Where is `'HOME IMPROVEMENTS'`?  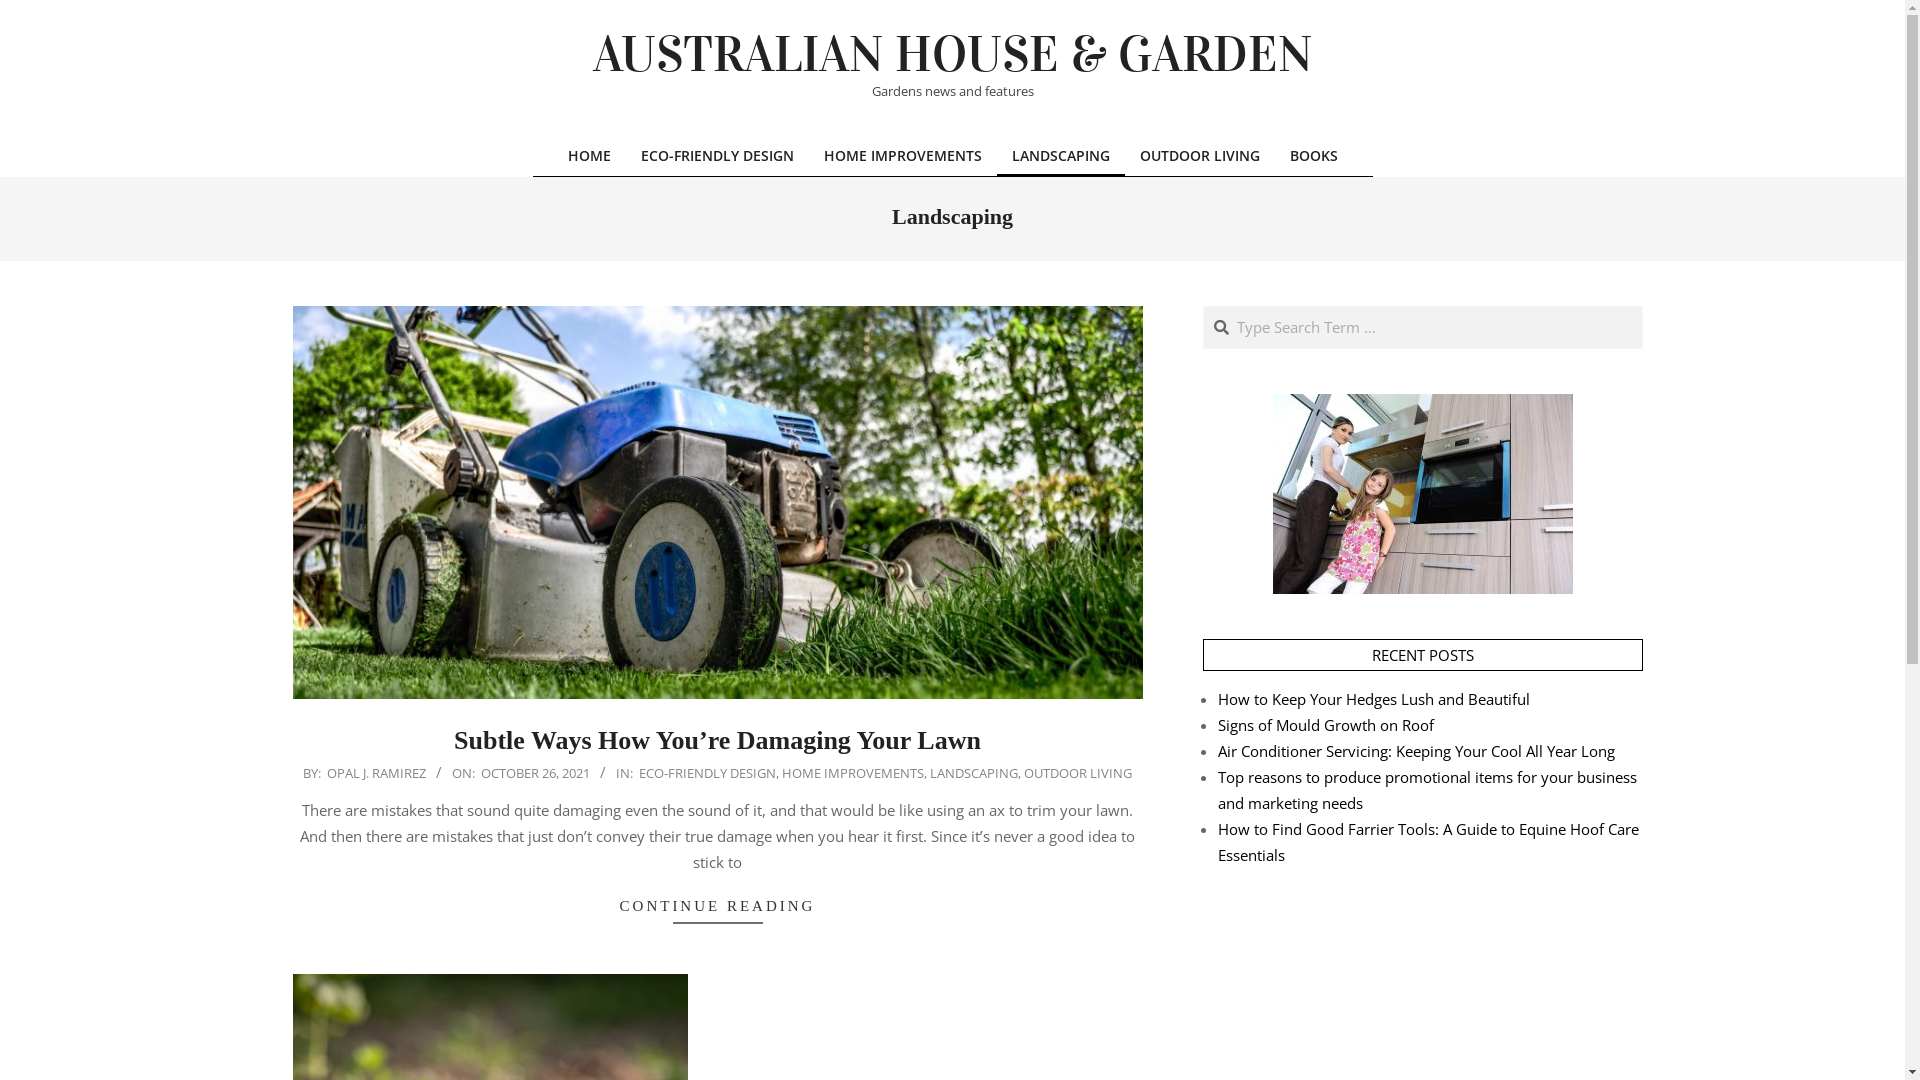 'HOME IMPROVEMENTS' is located at coordinates (853, 771).